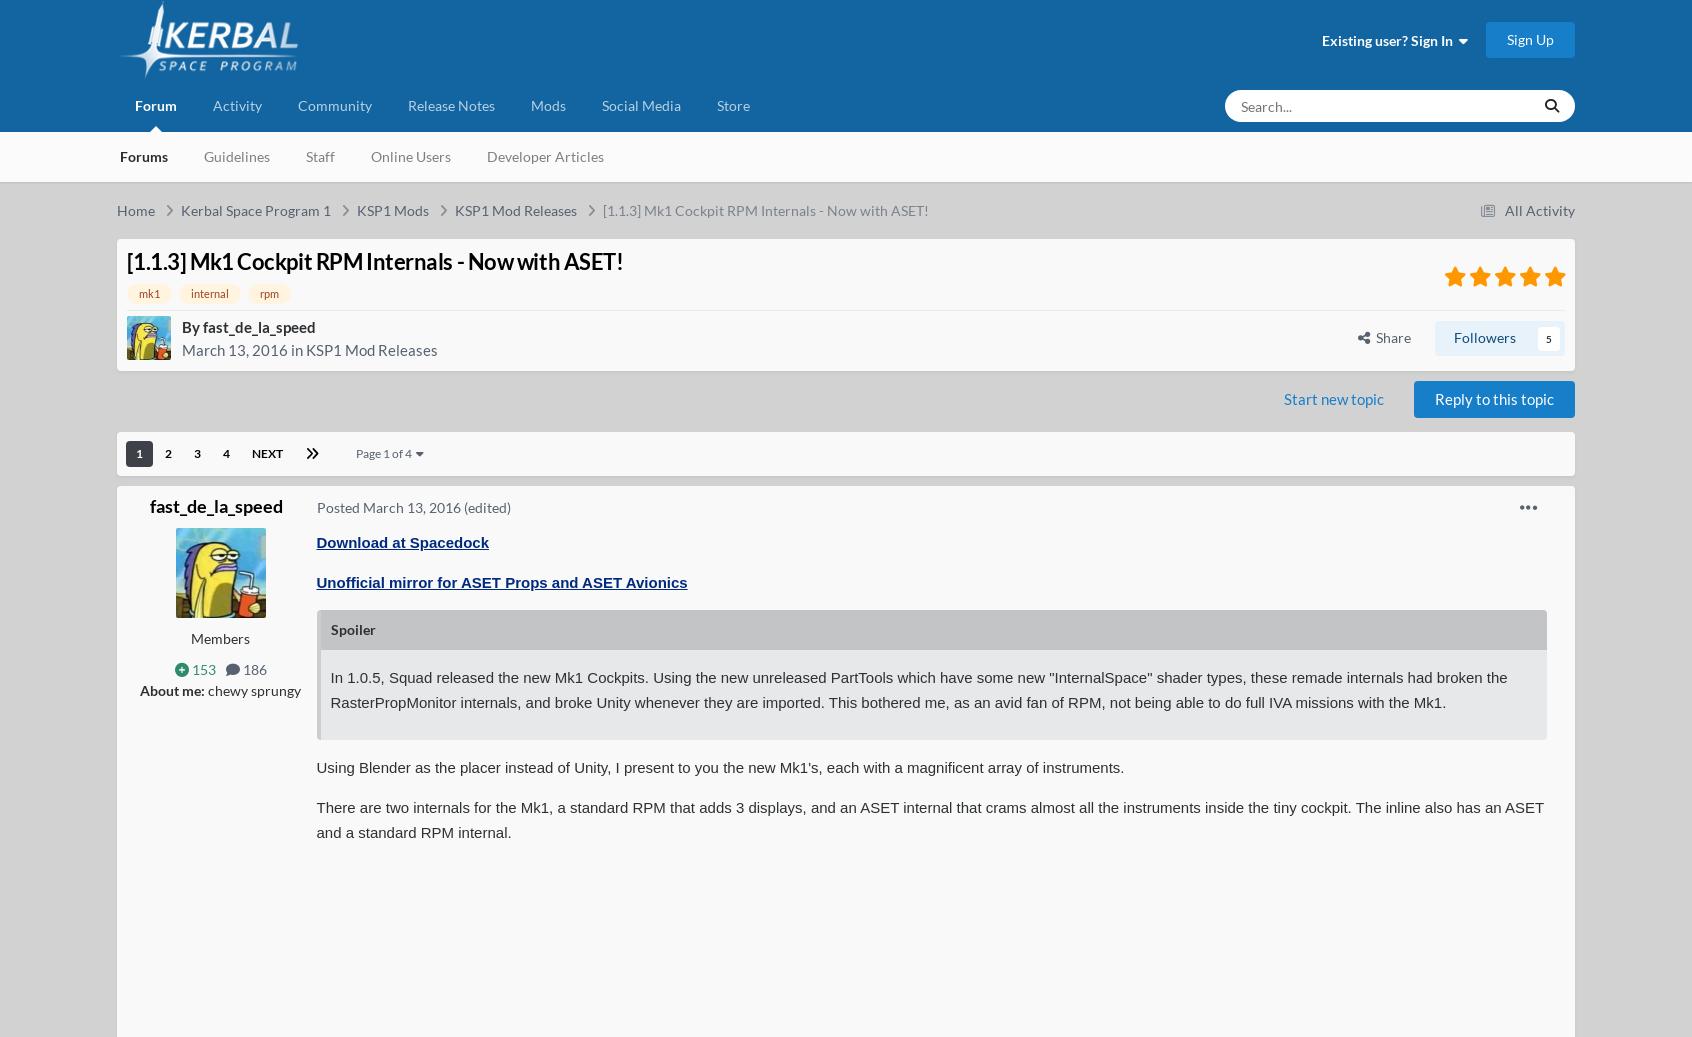 The width and height of the screenshot is (1692, 1037). Describe the element at coordinates (1408, 180) in the screenshot. I see `'This Forum'` at that location.